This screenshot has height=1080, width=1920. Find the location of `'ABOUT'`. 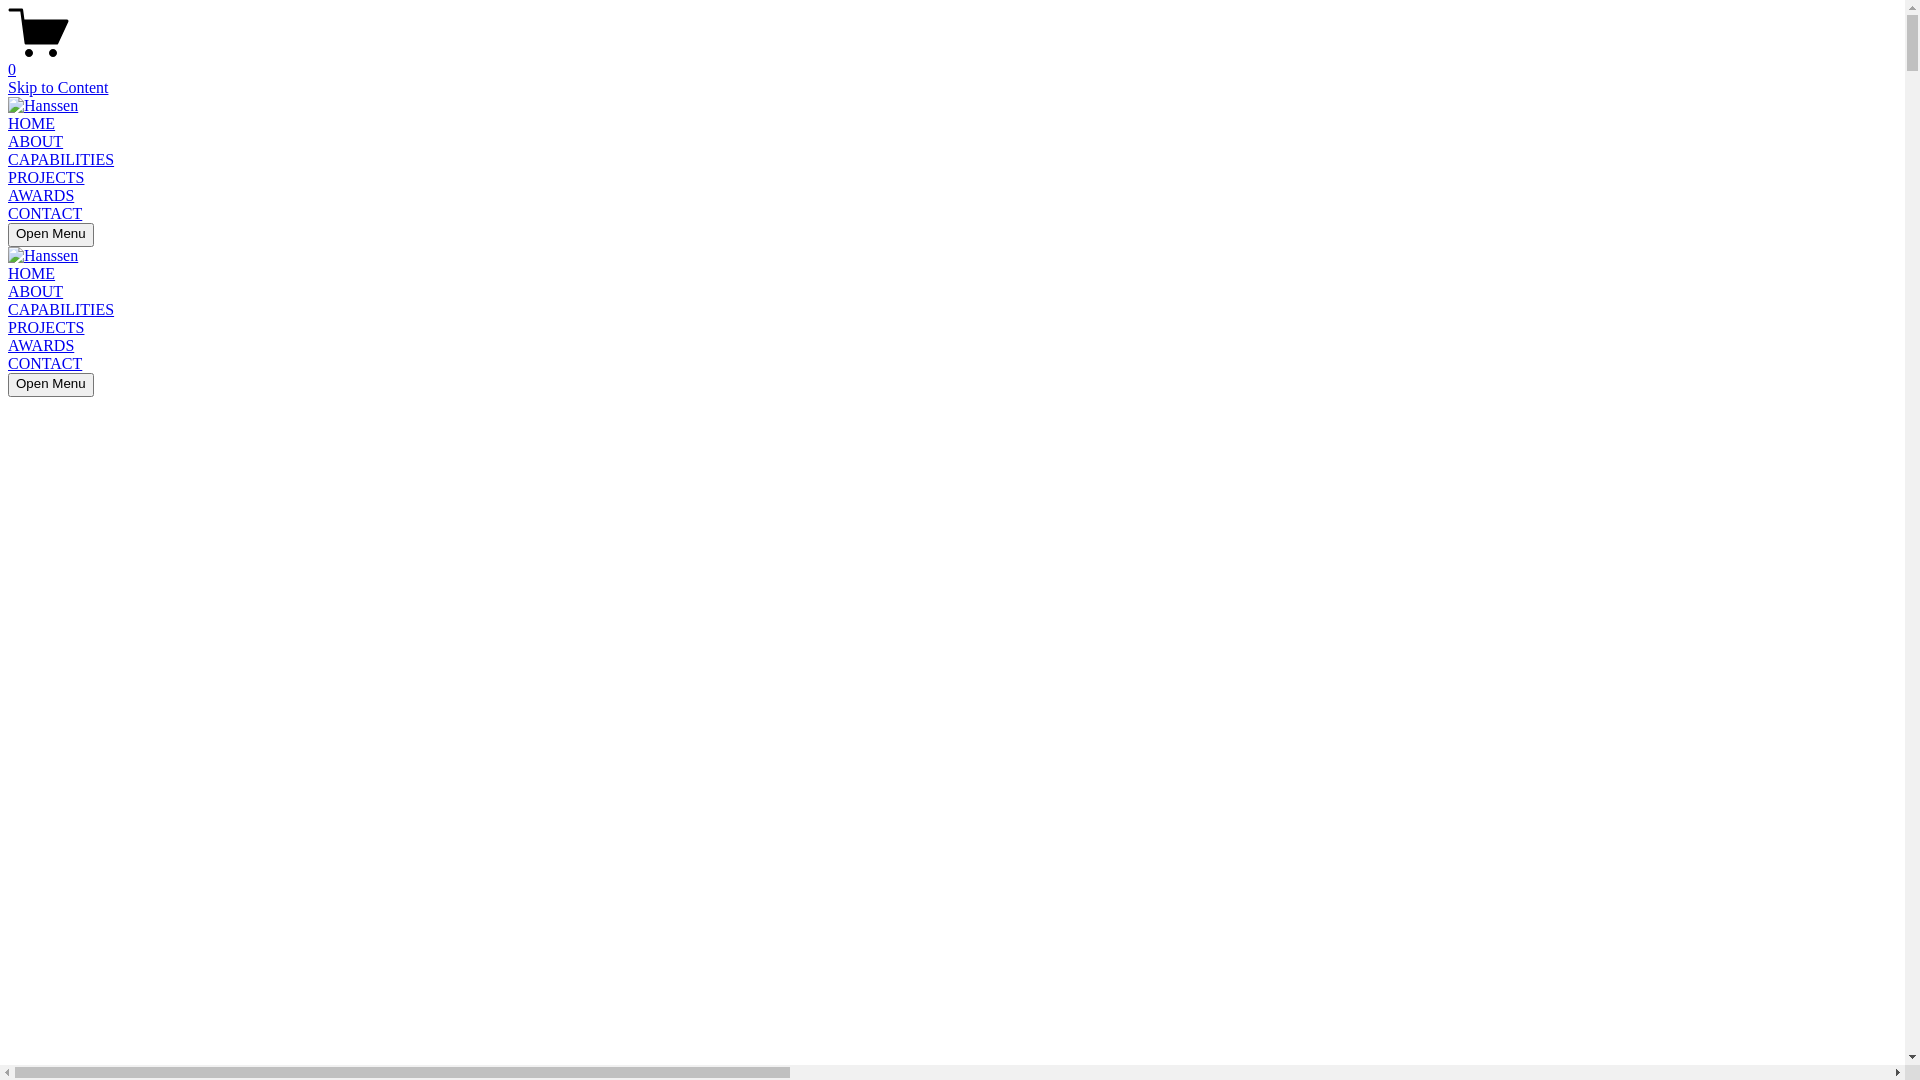

'ABOUT' is located at coordinates (35, 140).